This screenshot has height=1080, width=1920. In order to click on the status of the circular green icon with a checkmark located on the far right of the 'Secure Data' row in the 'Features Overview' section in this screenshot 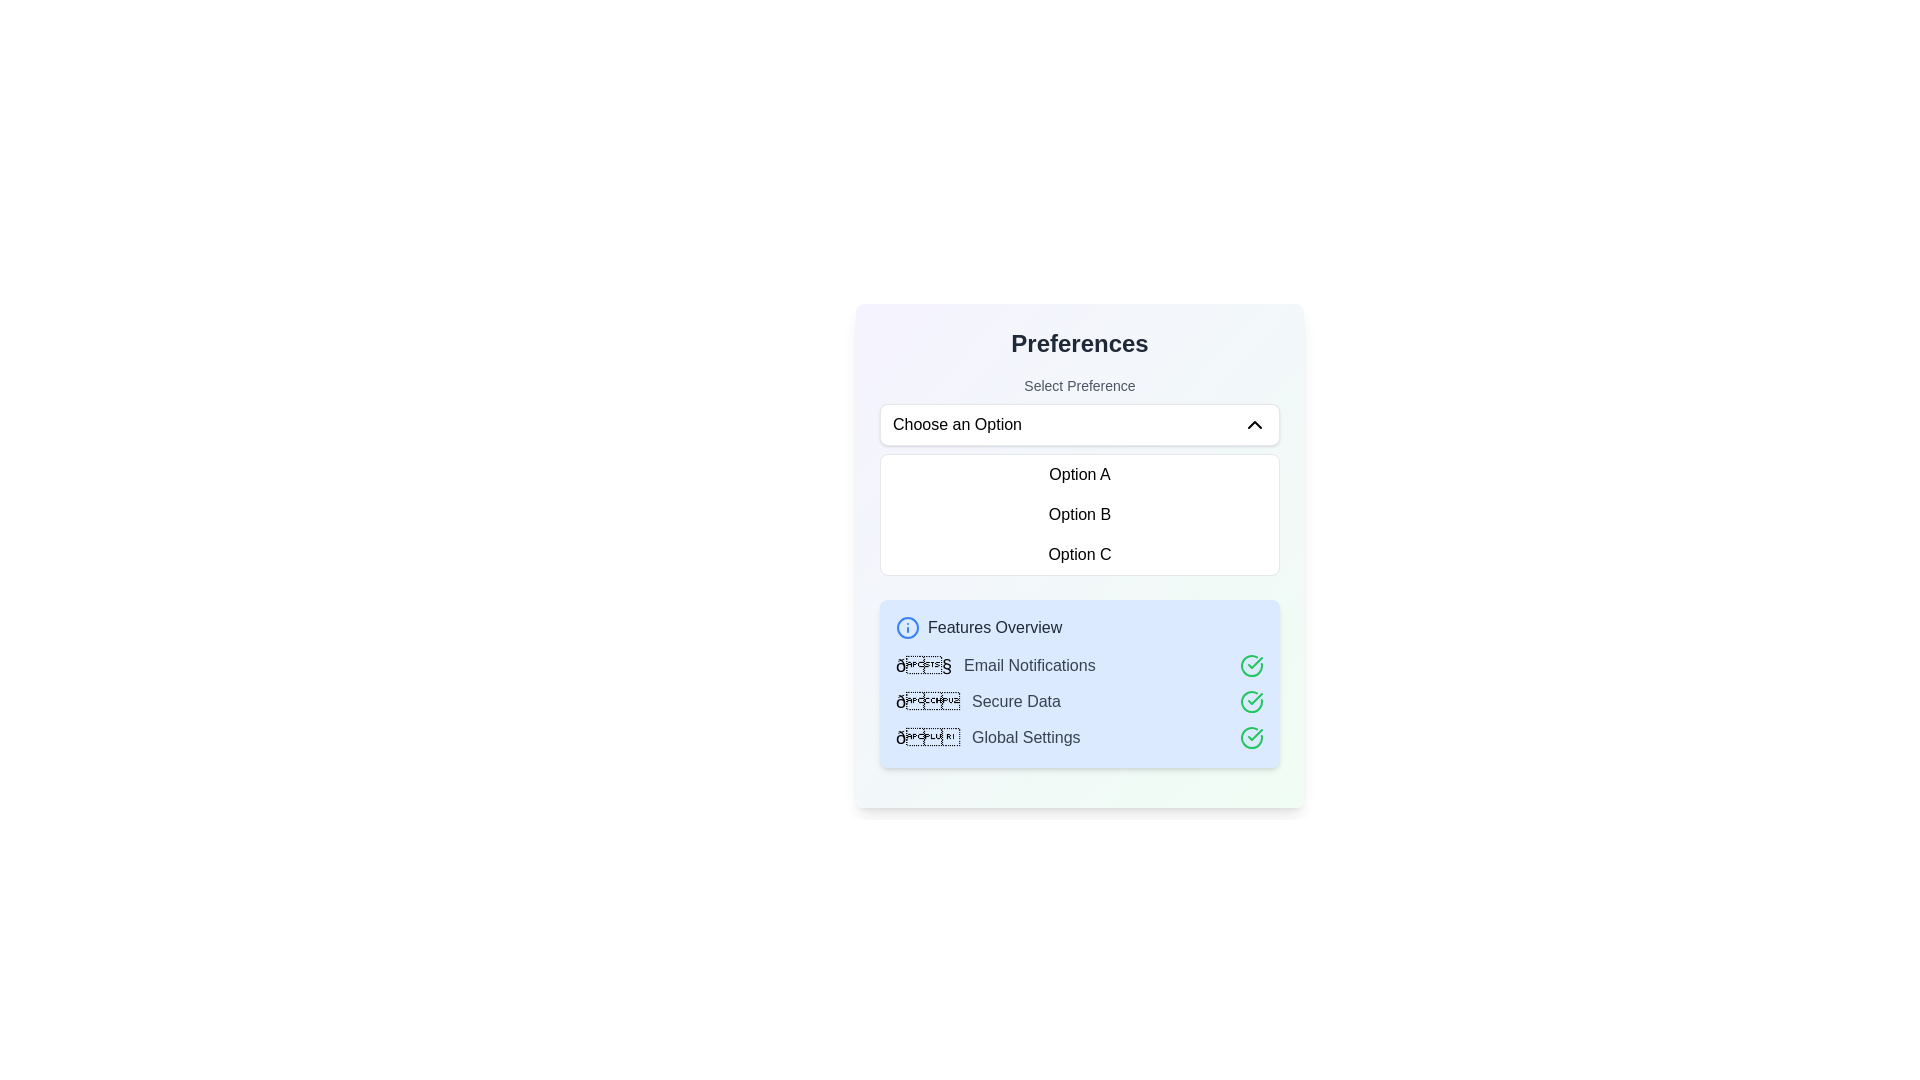, I will do `click(1251, 701)`.